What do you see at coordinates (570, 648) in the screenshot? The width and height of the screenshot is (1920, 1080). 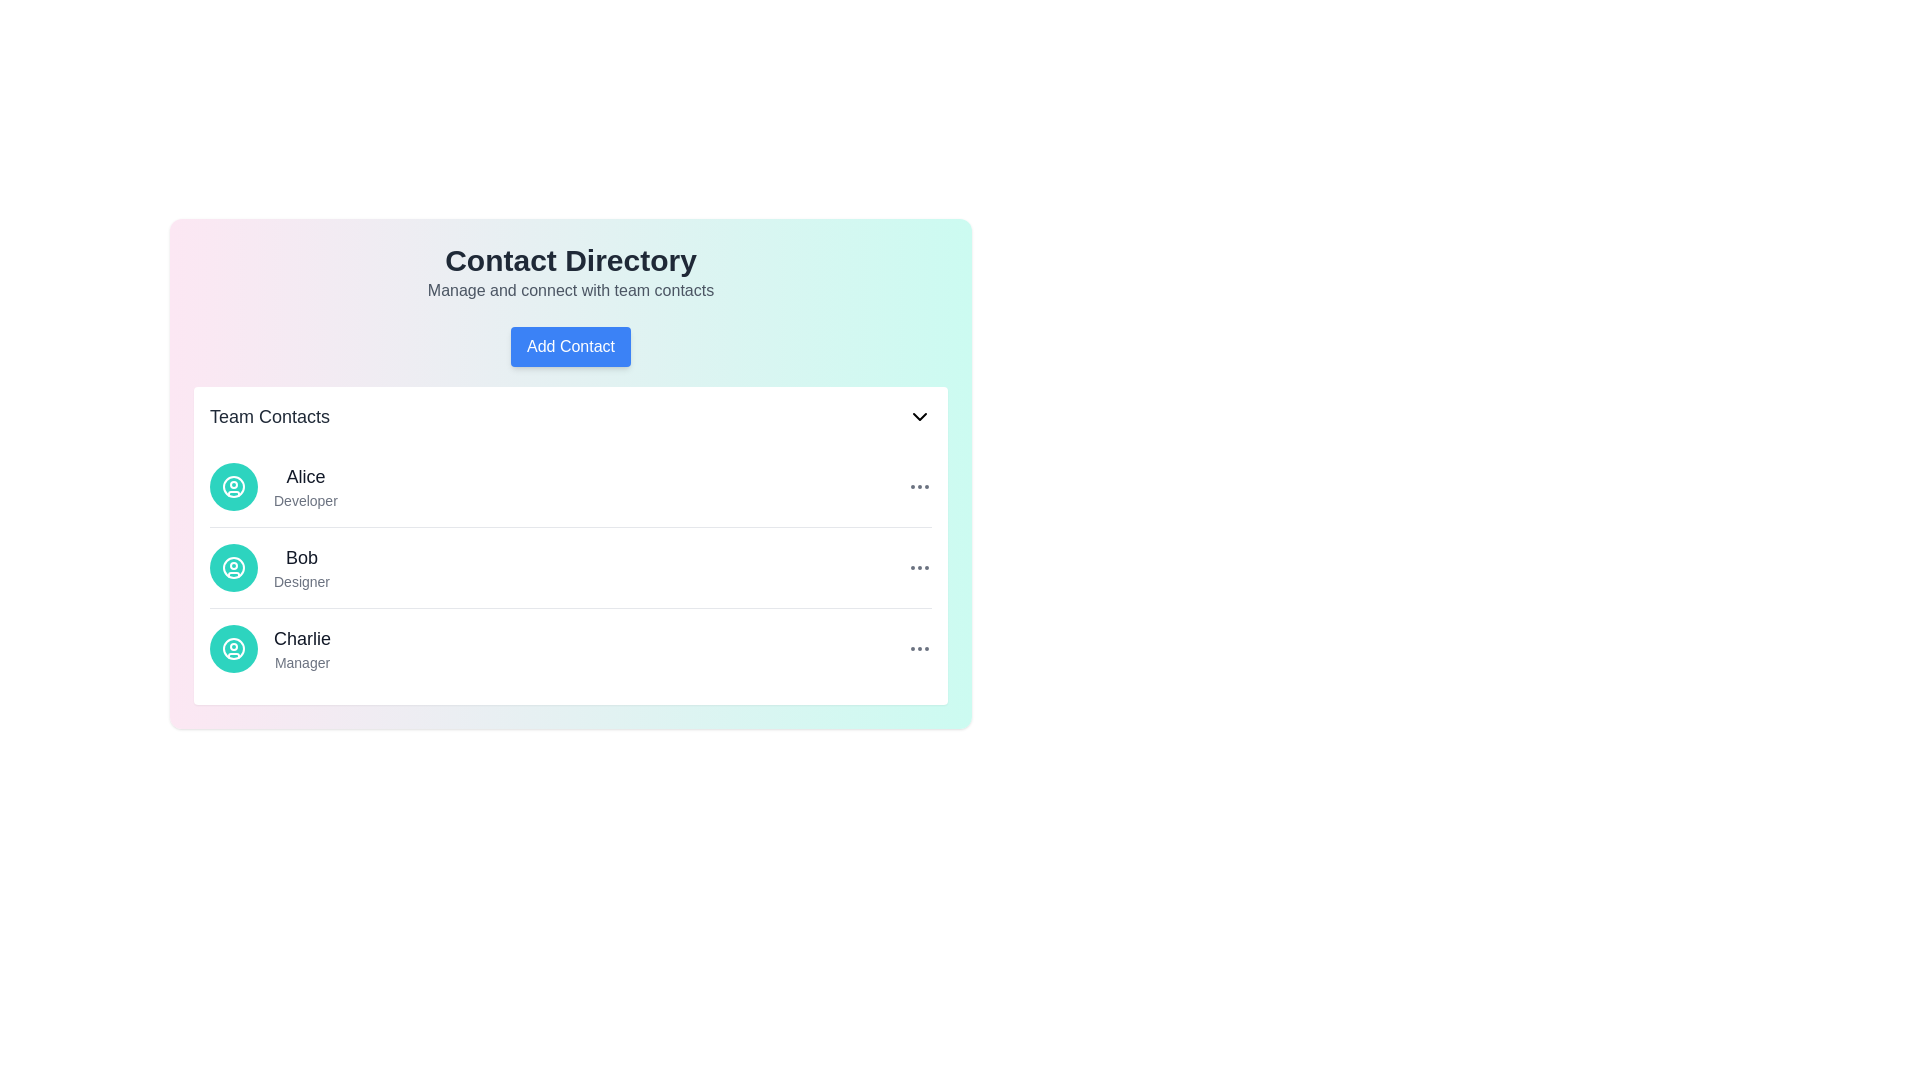 I see `the third user profile card in the 'Team Contacts' section` at bounding box center [570, 648].